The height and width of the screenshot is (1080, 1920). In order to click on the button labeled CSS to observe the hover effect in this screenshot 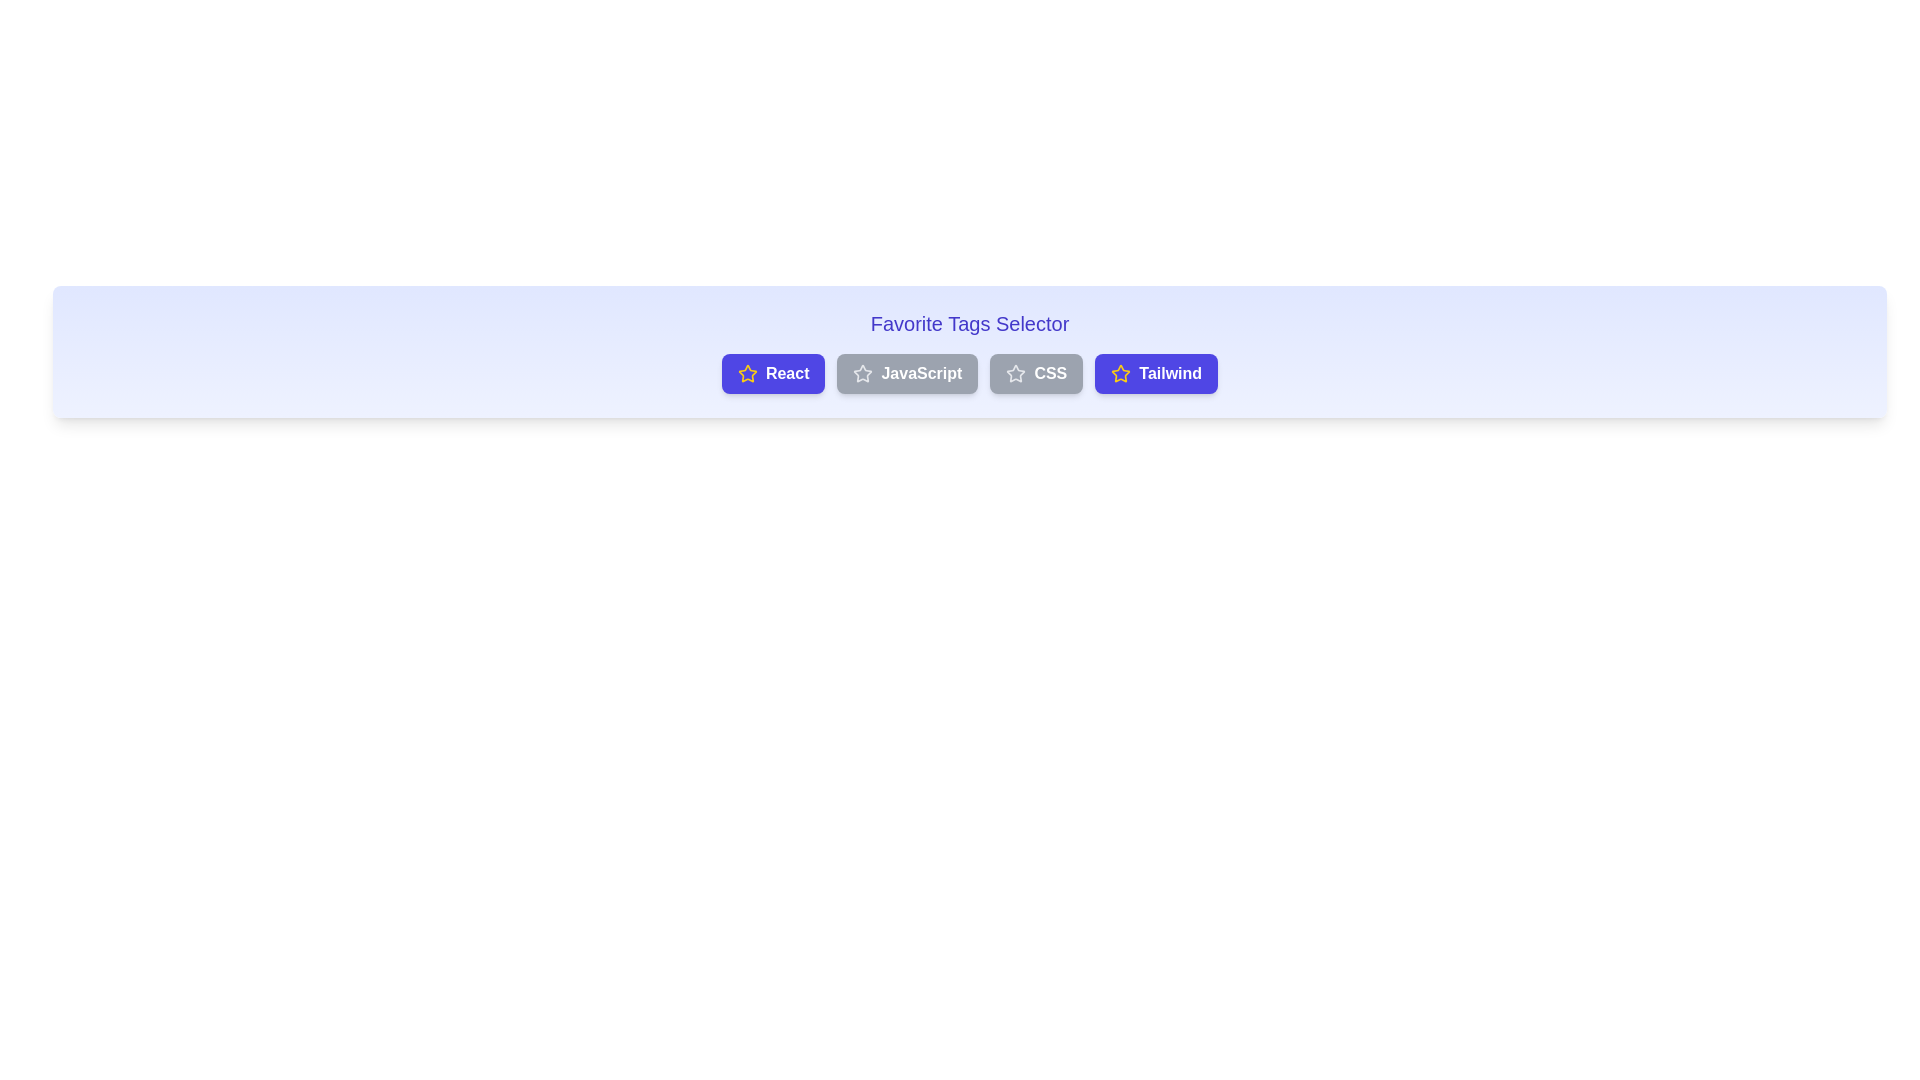, I will do `click(1036, 374)`.